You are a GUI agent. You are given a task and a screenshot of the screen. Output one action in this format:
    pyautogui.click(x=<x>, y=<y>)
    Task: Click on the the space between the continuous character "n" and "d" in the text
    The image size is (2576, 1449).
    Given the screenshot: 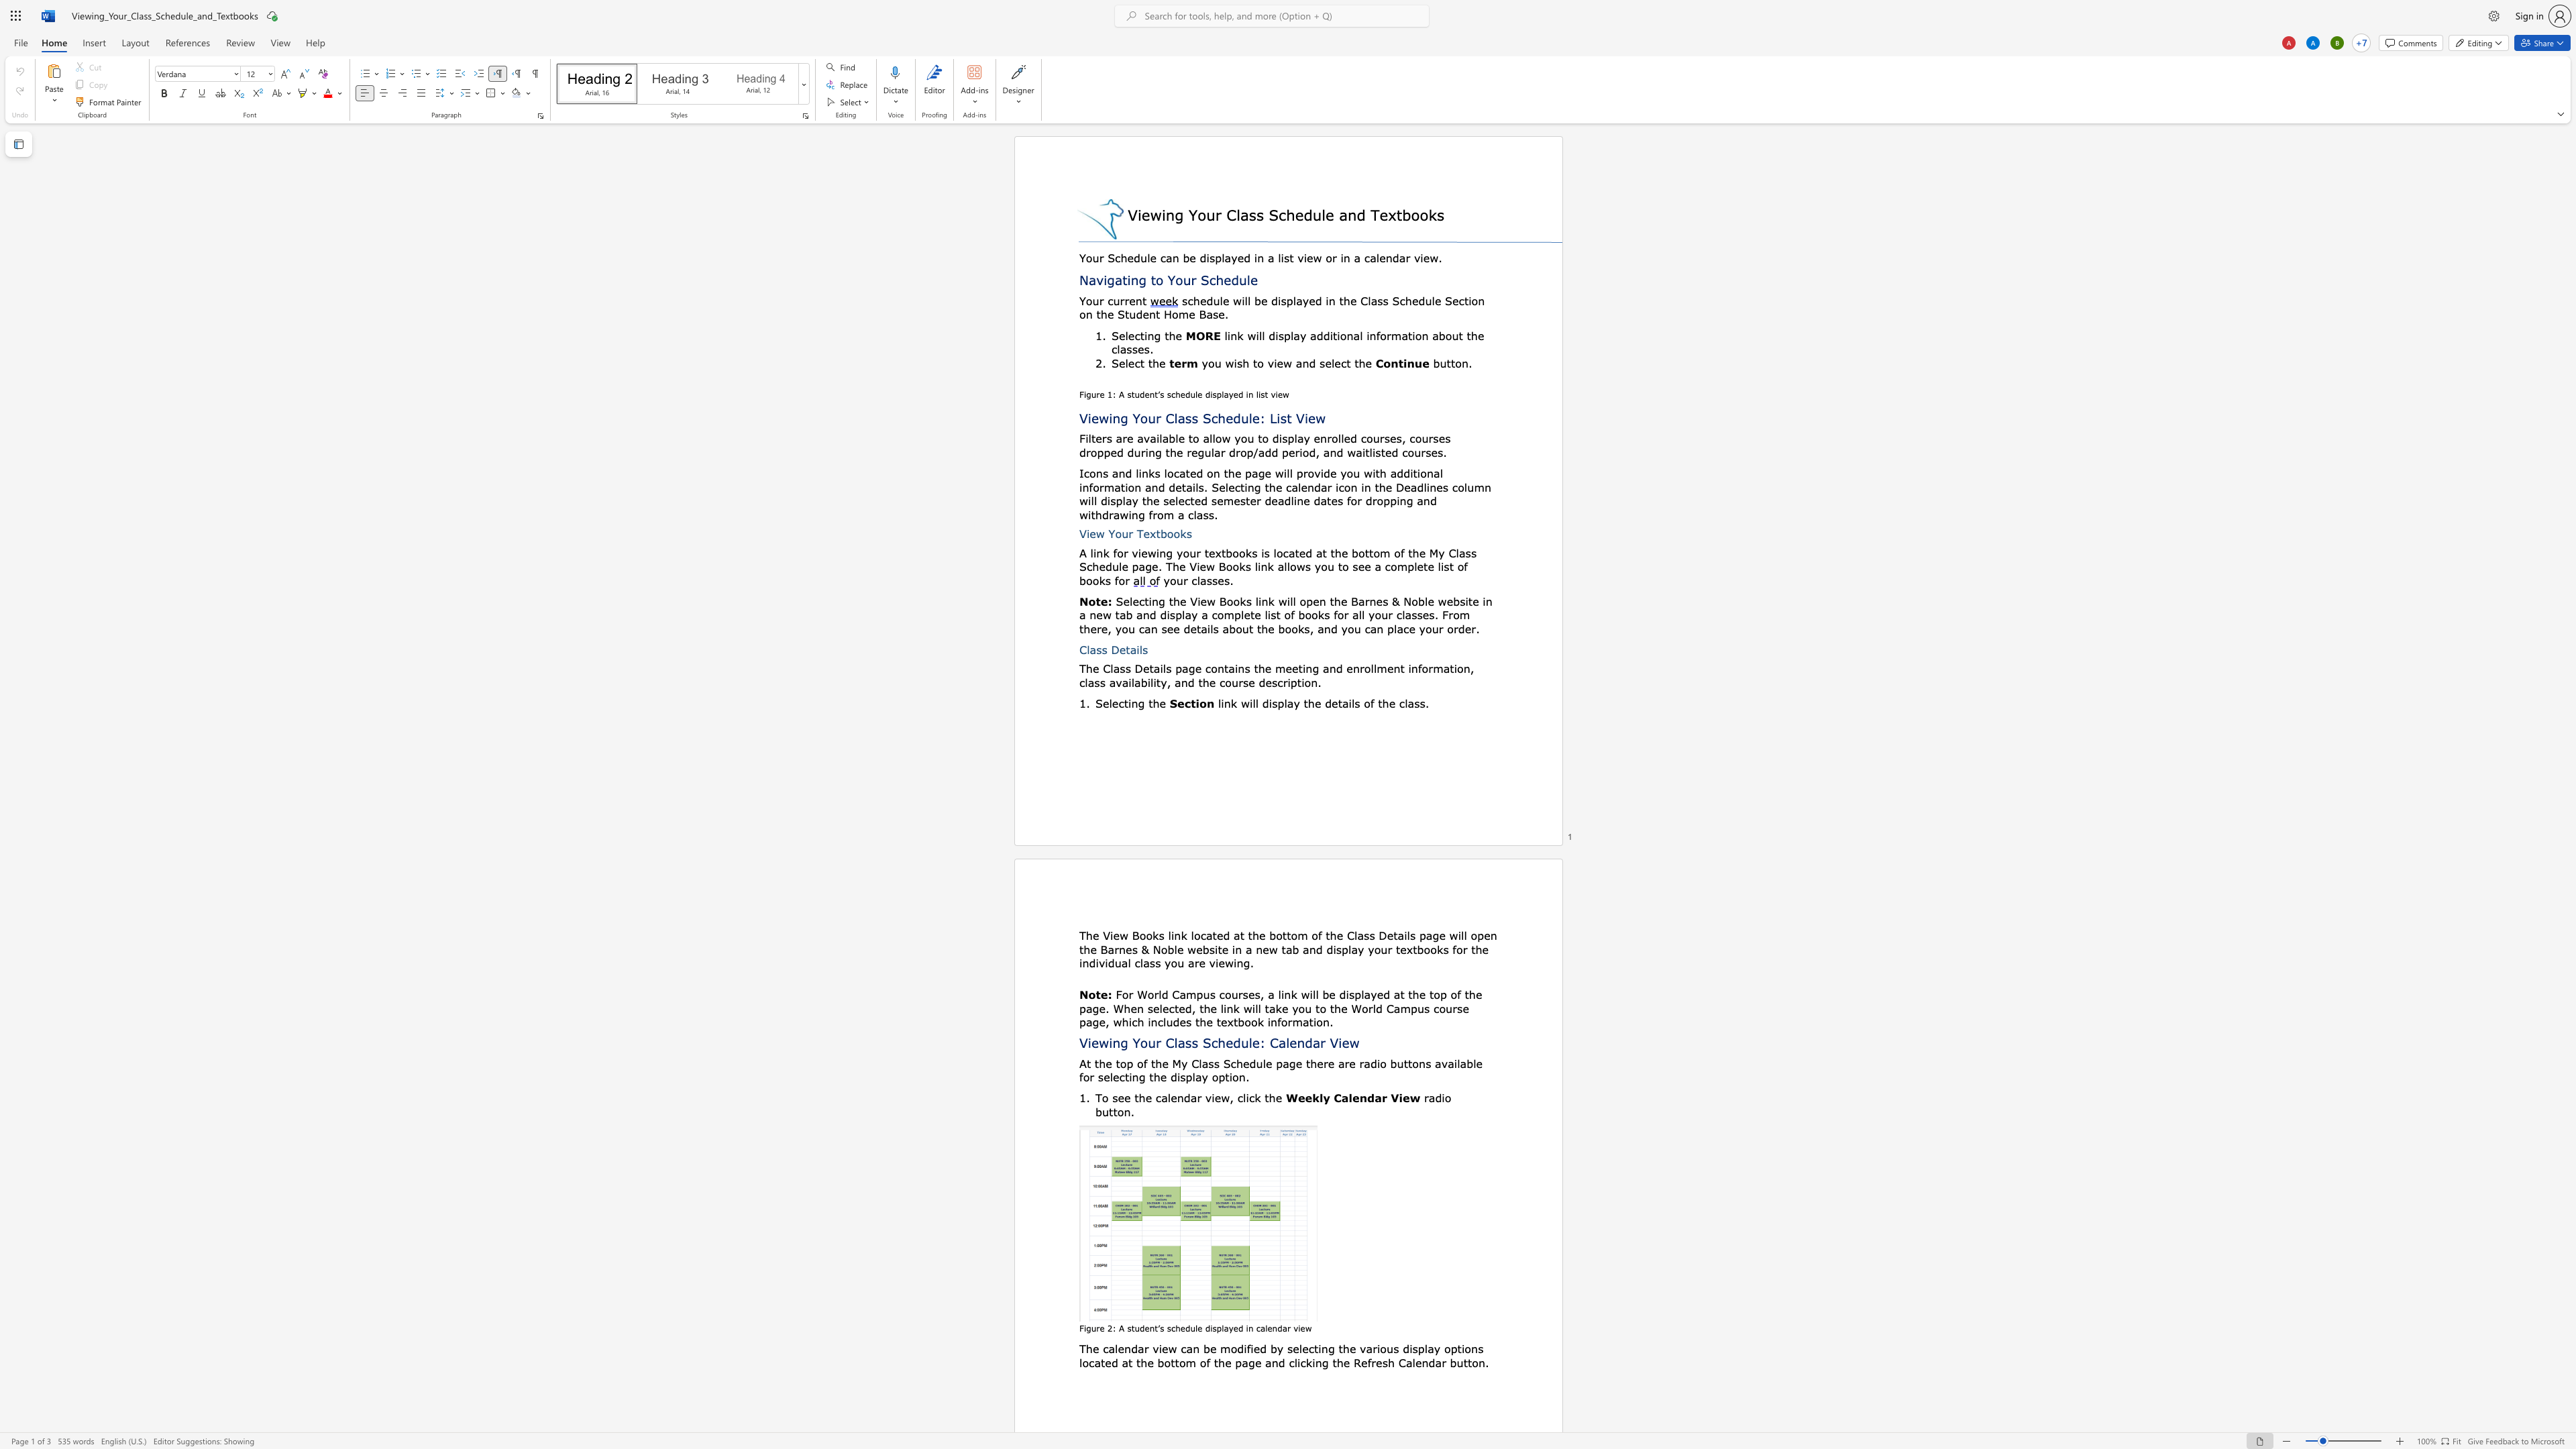 What is the action you would take?
    pyautogui.click(x=1130, y=1348)
    